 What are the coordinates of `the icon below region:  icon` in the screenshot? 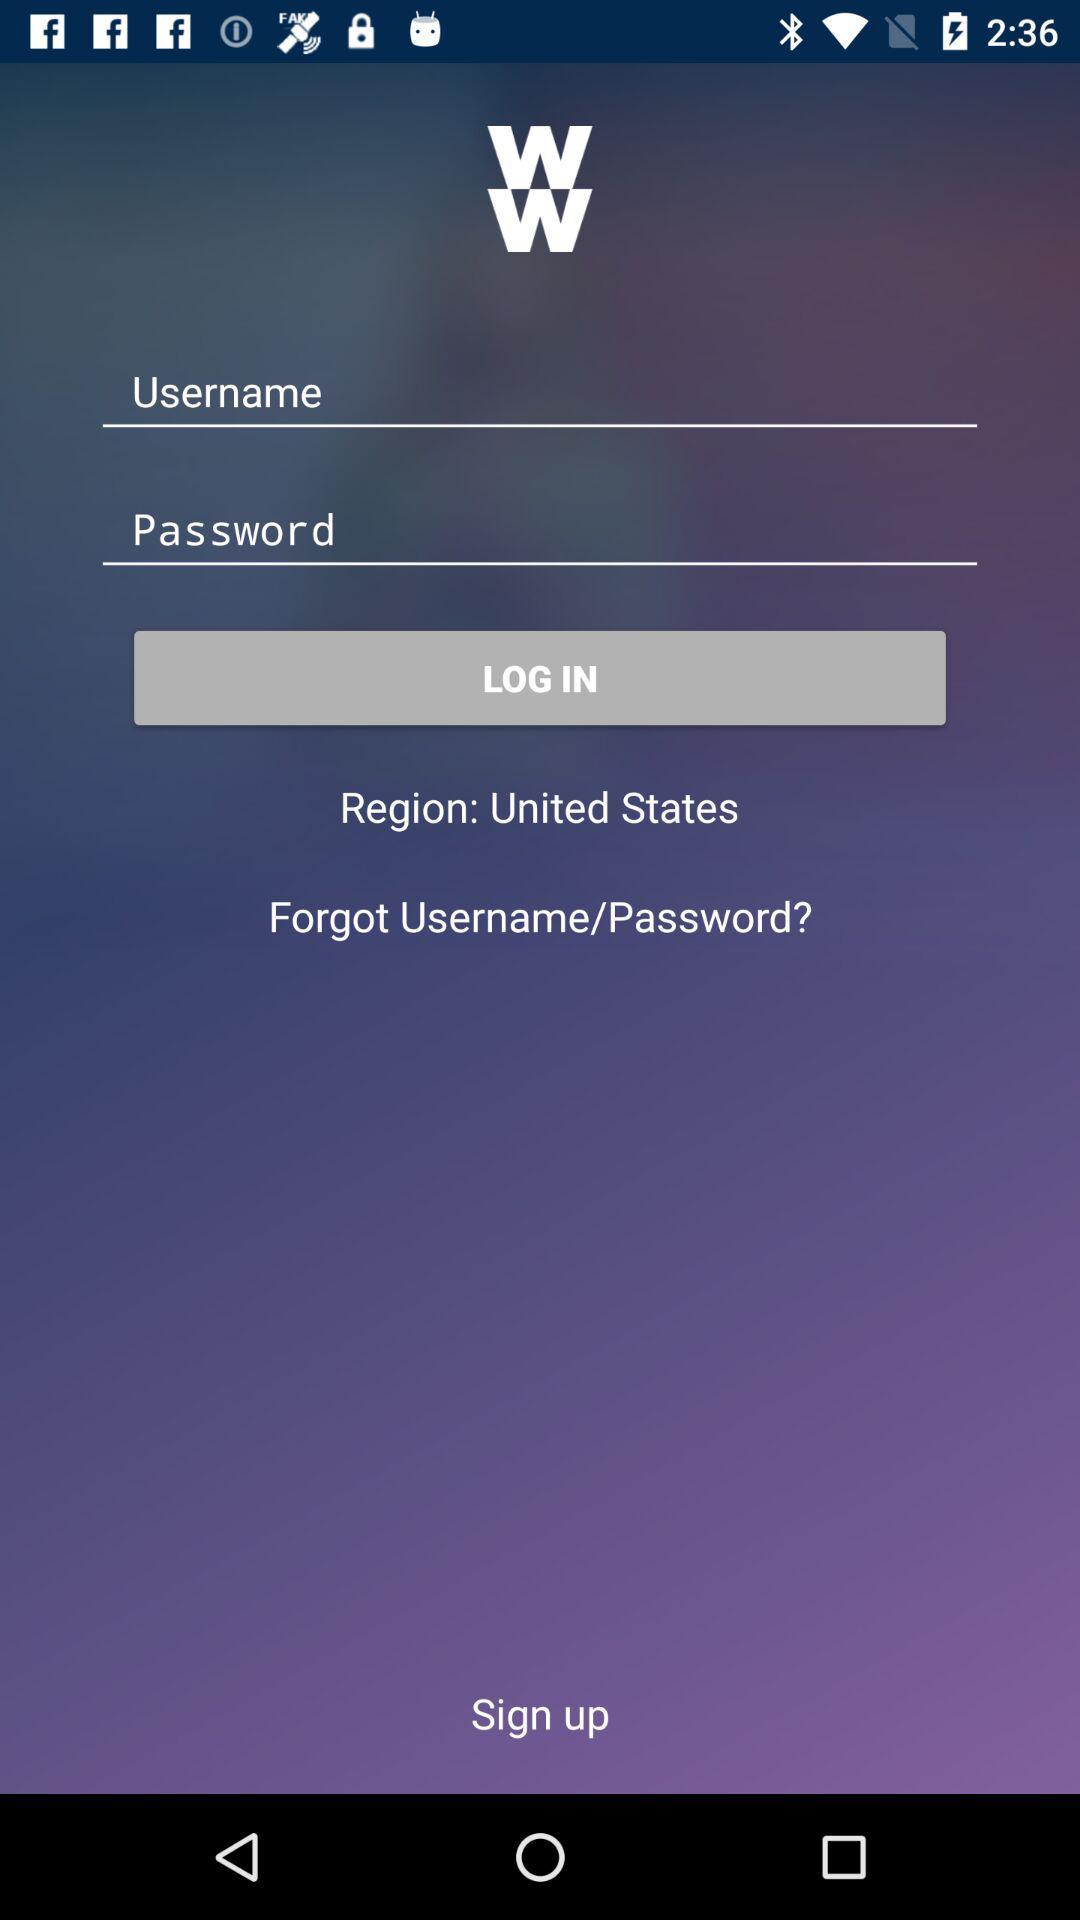 It's located at (540, 914).